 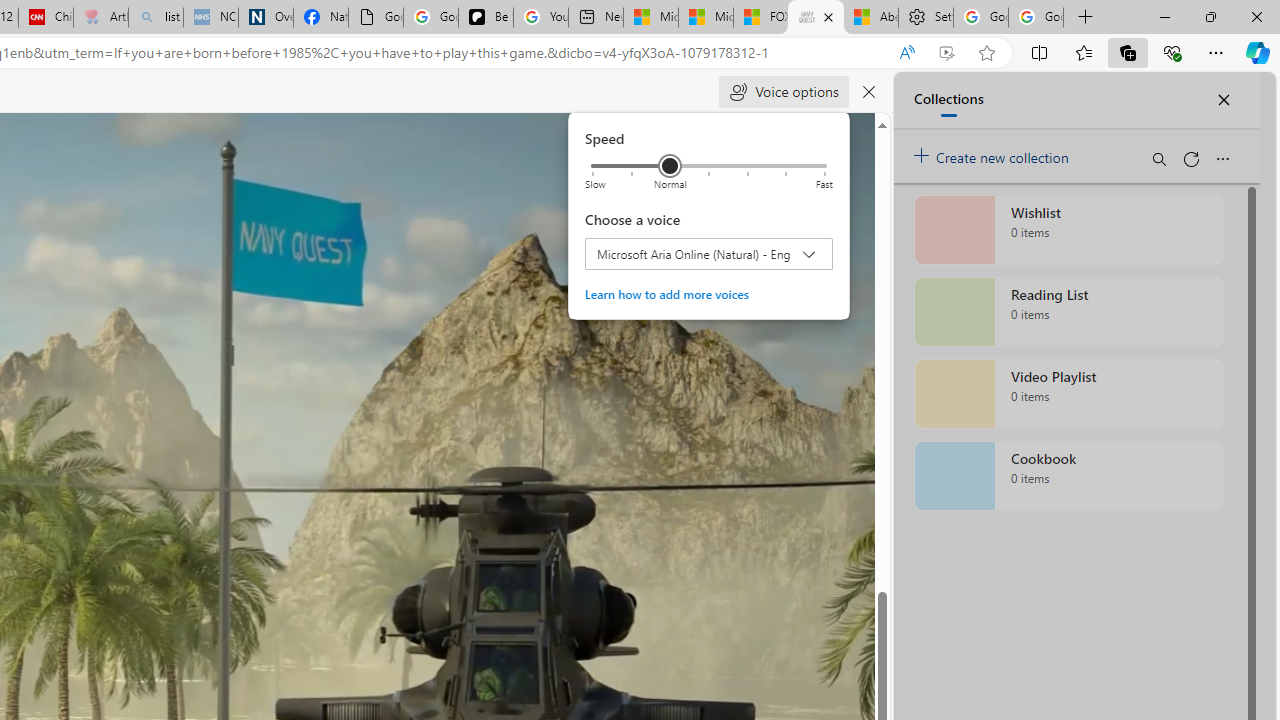 What do you see at coordinates (376, 17) in the screenshot?
I see `'Google Analytics Opt-out Browser Add-on Download Page'` at bounding box center [376, 17].